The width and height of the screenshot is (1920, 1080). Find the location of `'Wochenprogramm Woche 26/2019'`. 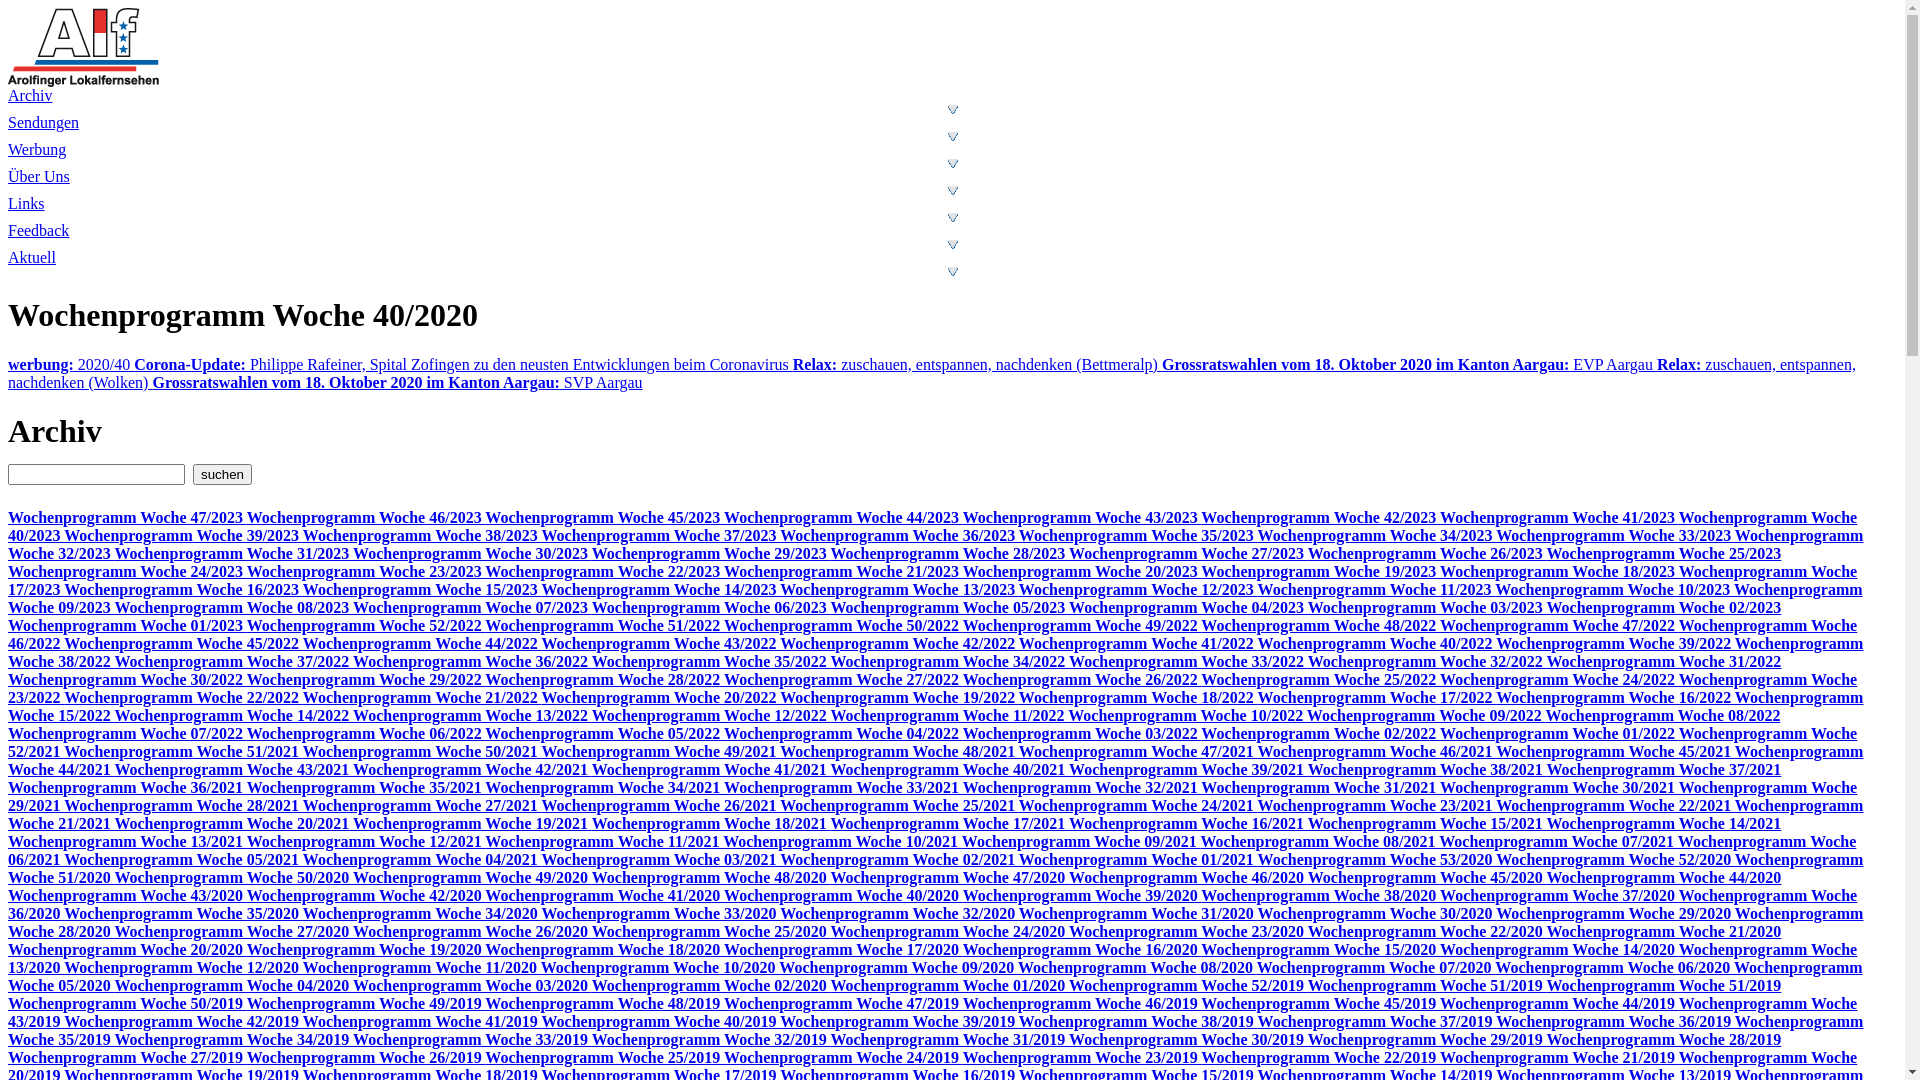

'Wochenprogramm Woche 26/2019' is located at coordinates (366, 1056).